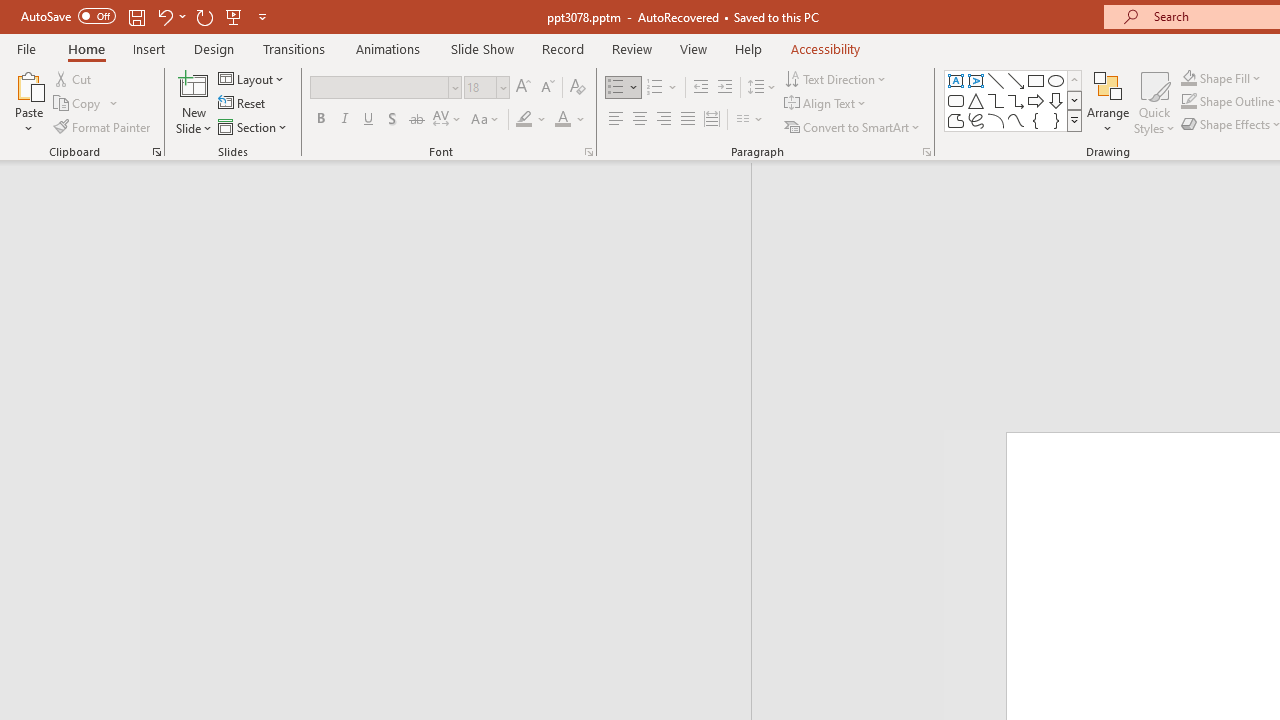  I want to click on 'Bold', so click(320, 119).